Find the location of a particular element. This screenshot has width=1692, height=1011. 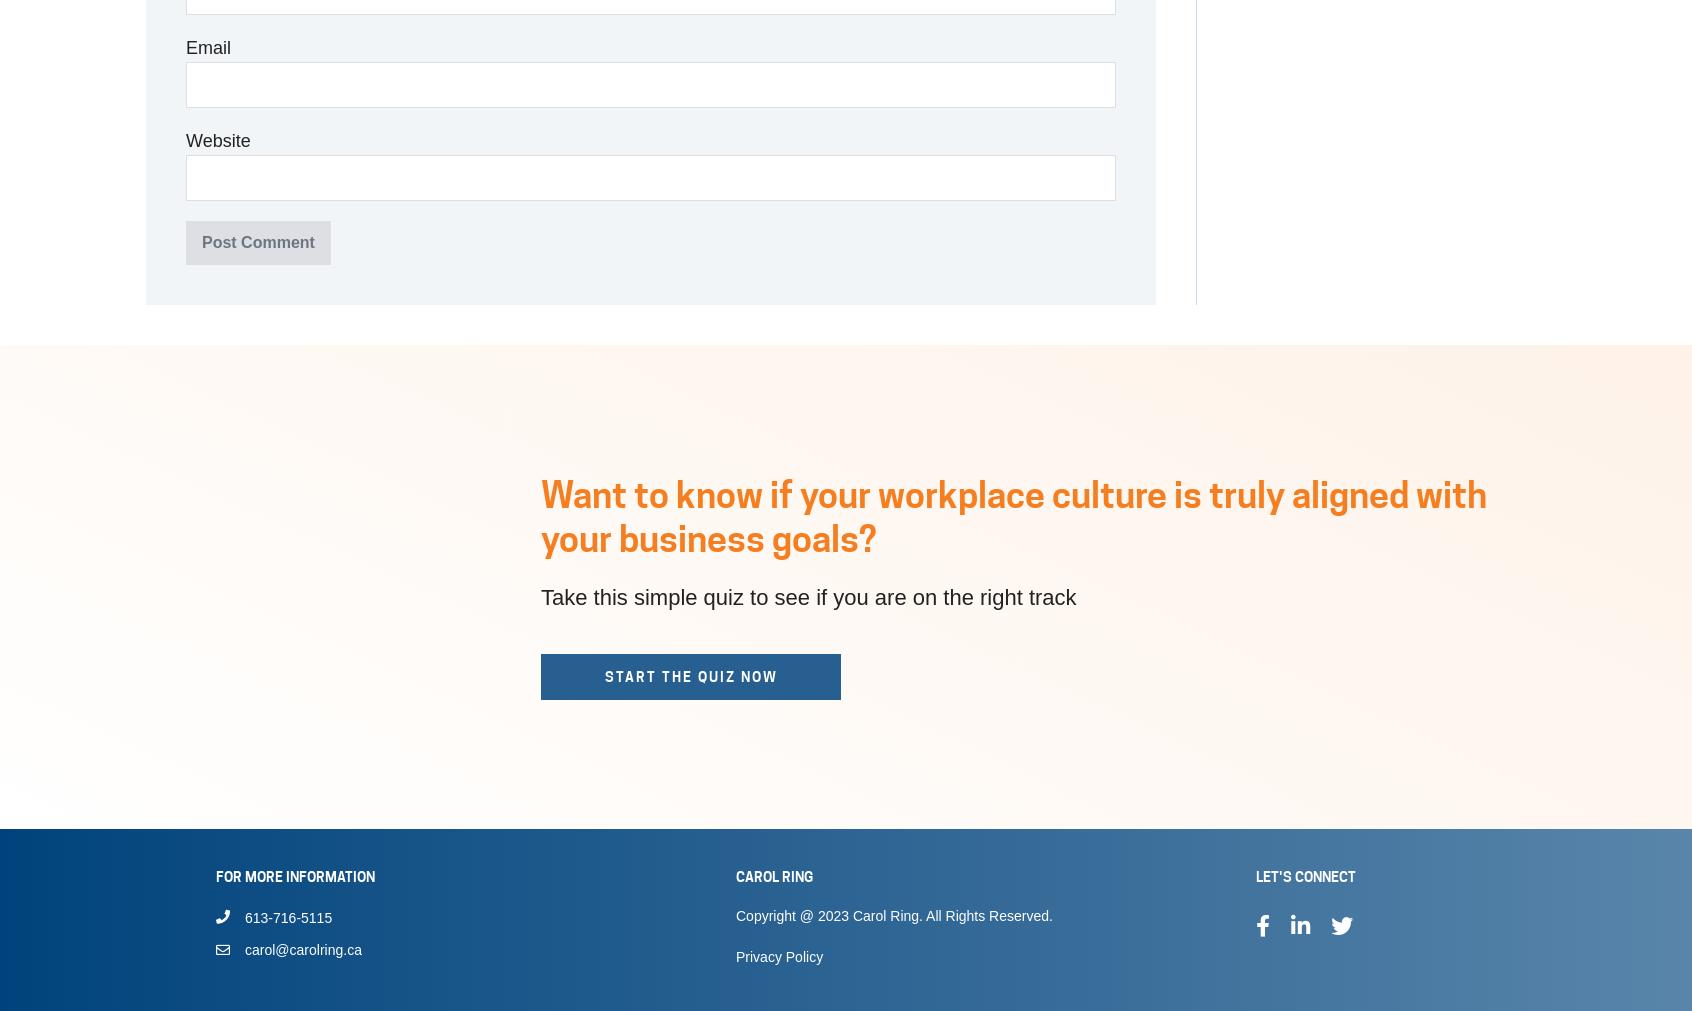

'Take this simple quiz to see if you are on the right track' is located at coordinates (808, 596).